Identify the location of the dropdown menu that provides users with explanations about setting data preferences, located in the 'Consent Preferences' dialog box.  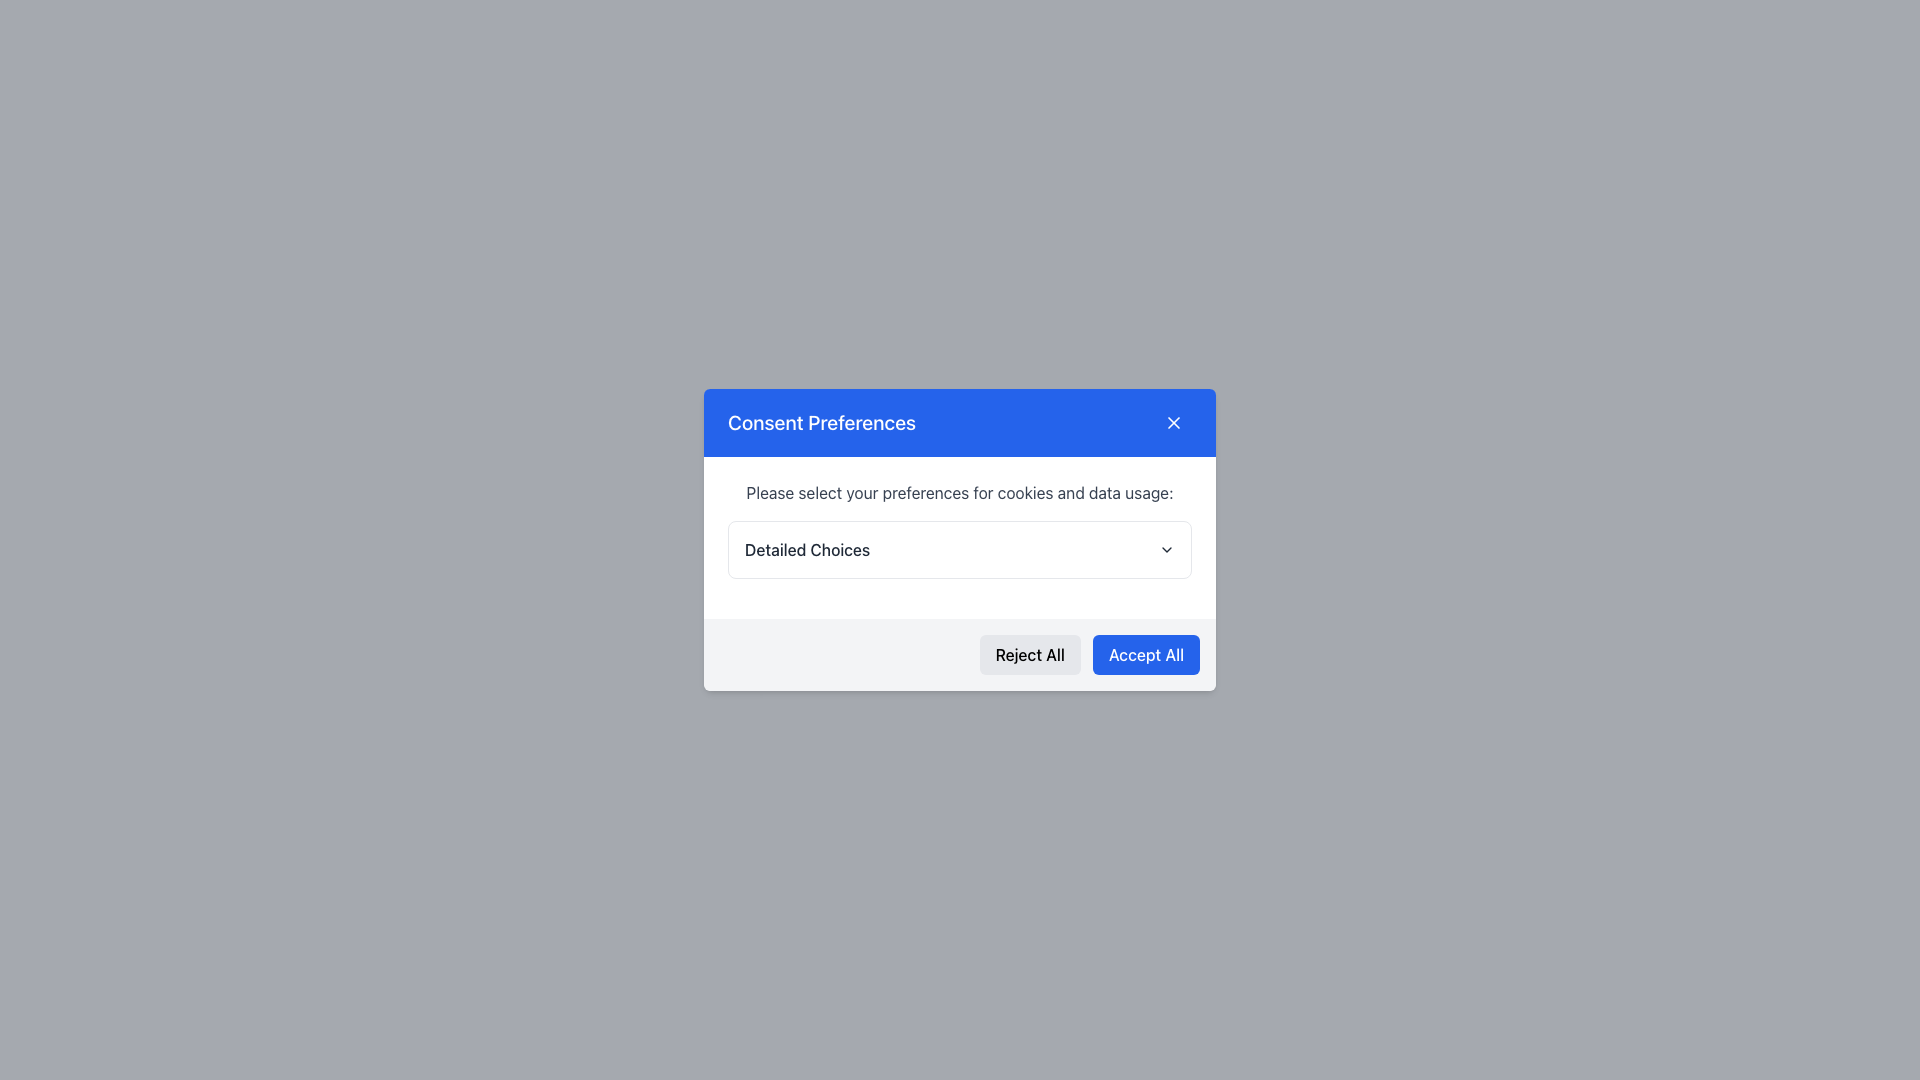
(960, 536).